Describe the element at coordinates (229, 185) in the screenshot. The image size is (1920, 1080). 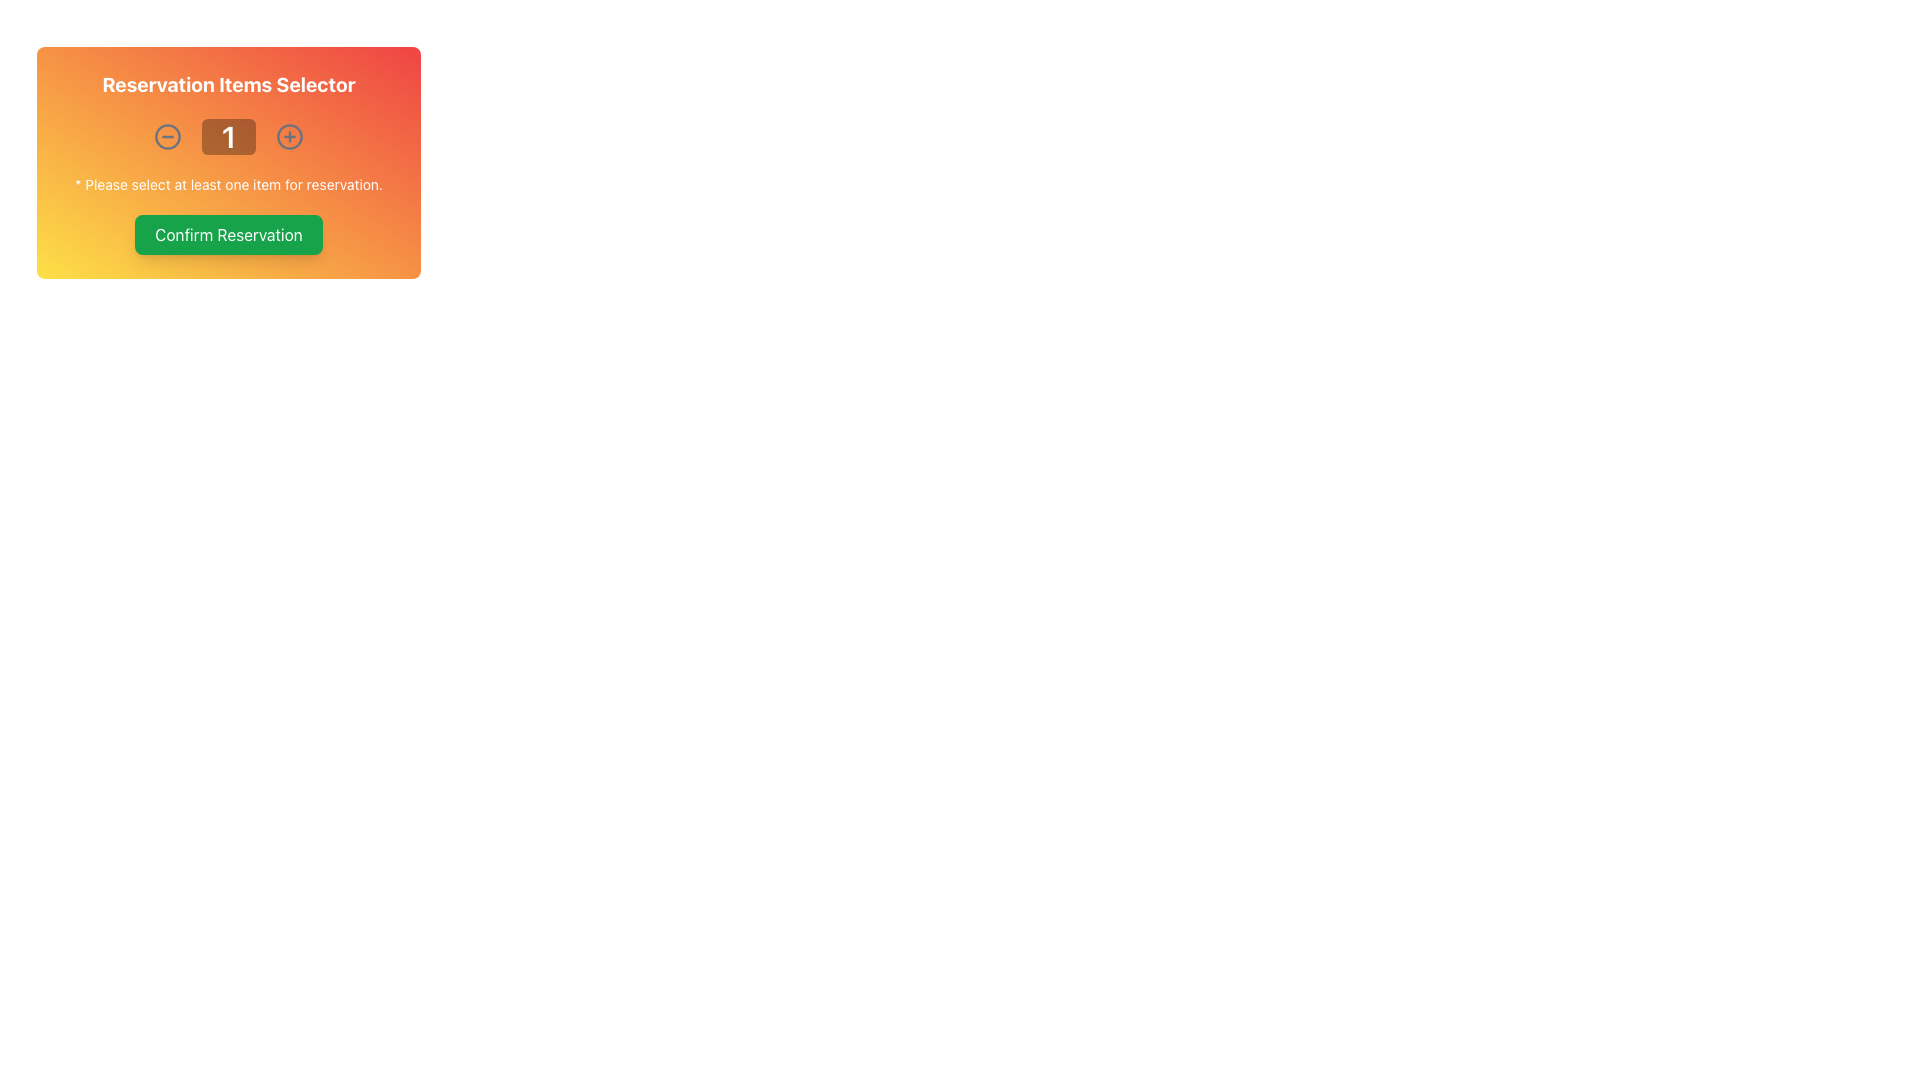
I see `the informational Text Label that reminds the user to select at least one item for reservation, positioned between the numeric display and the Confirm Reservation button` at that location.